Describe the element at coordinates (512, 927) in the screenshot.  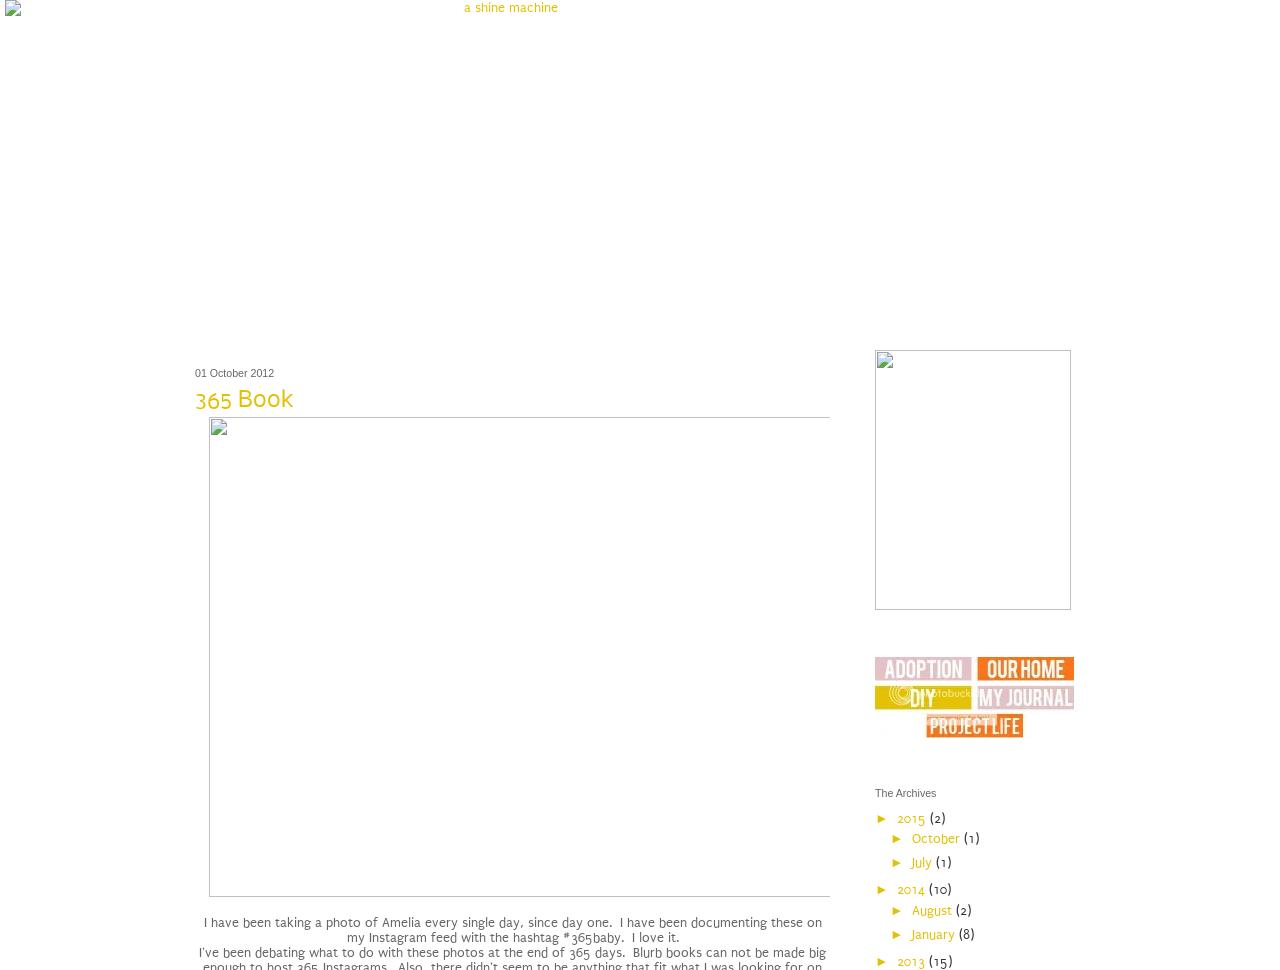
I see `'I have been taking a photo of Amelia every single day, since day one.  I have been documenting these on my Instagram feed with the hashtag #365baby.  I love it.'` at that location.